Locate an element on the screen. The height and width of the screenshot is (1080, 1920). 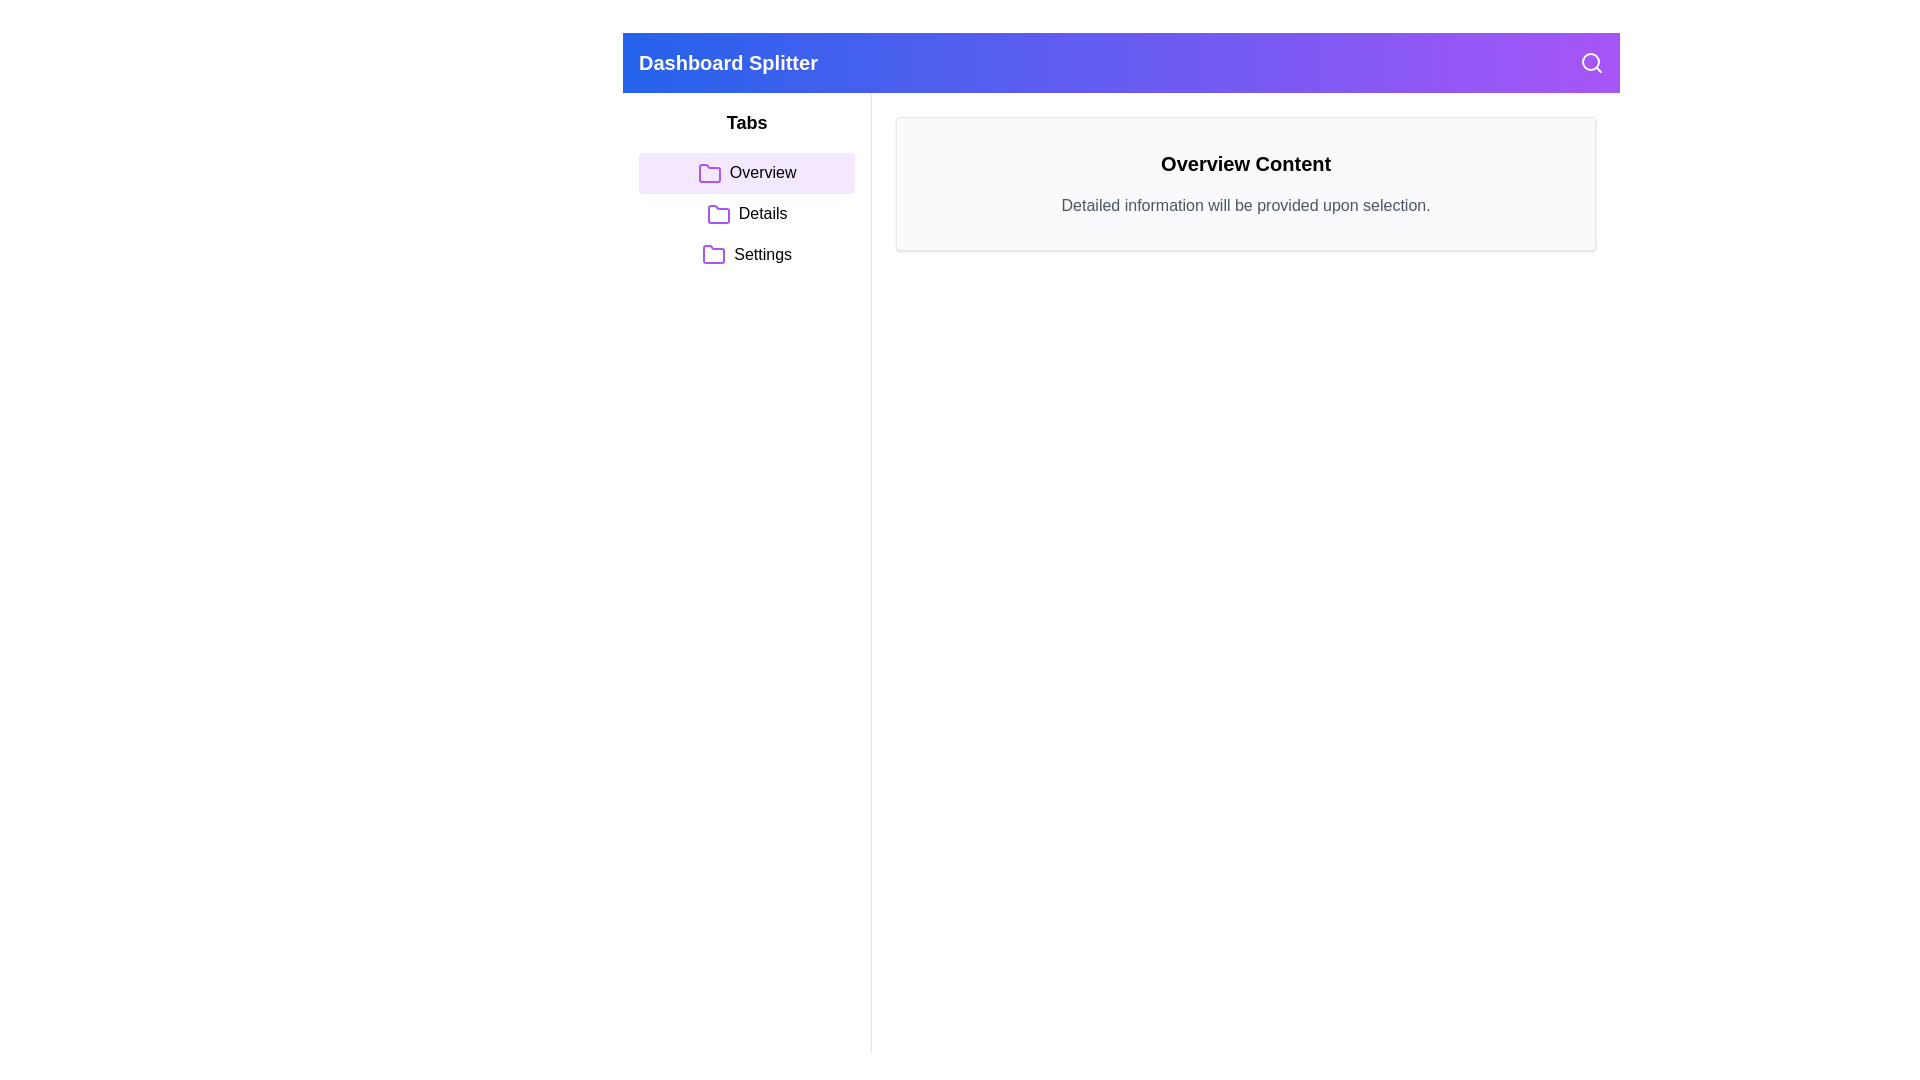
the 'Overview' button located at the top of the vertical list of navigational buttons in the sidebar is located at coordinates (746, 172).